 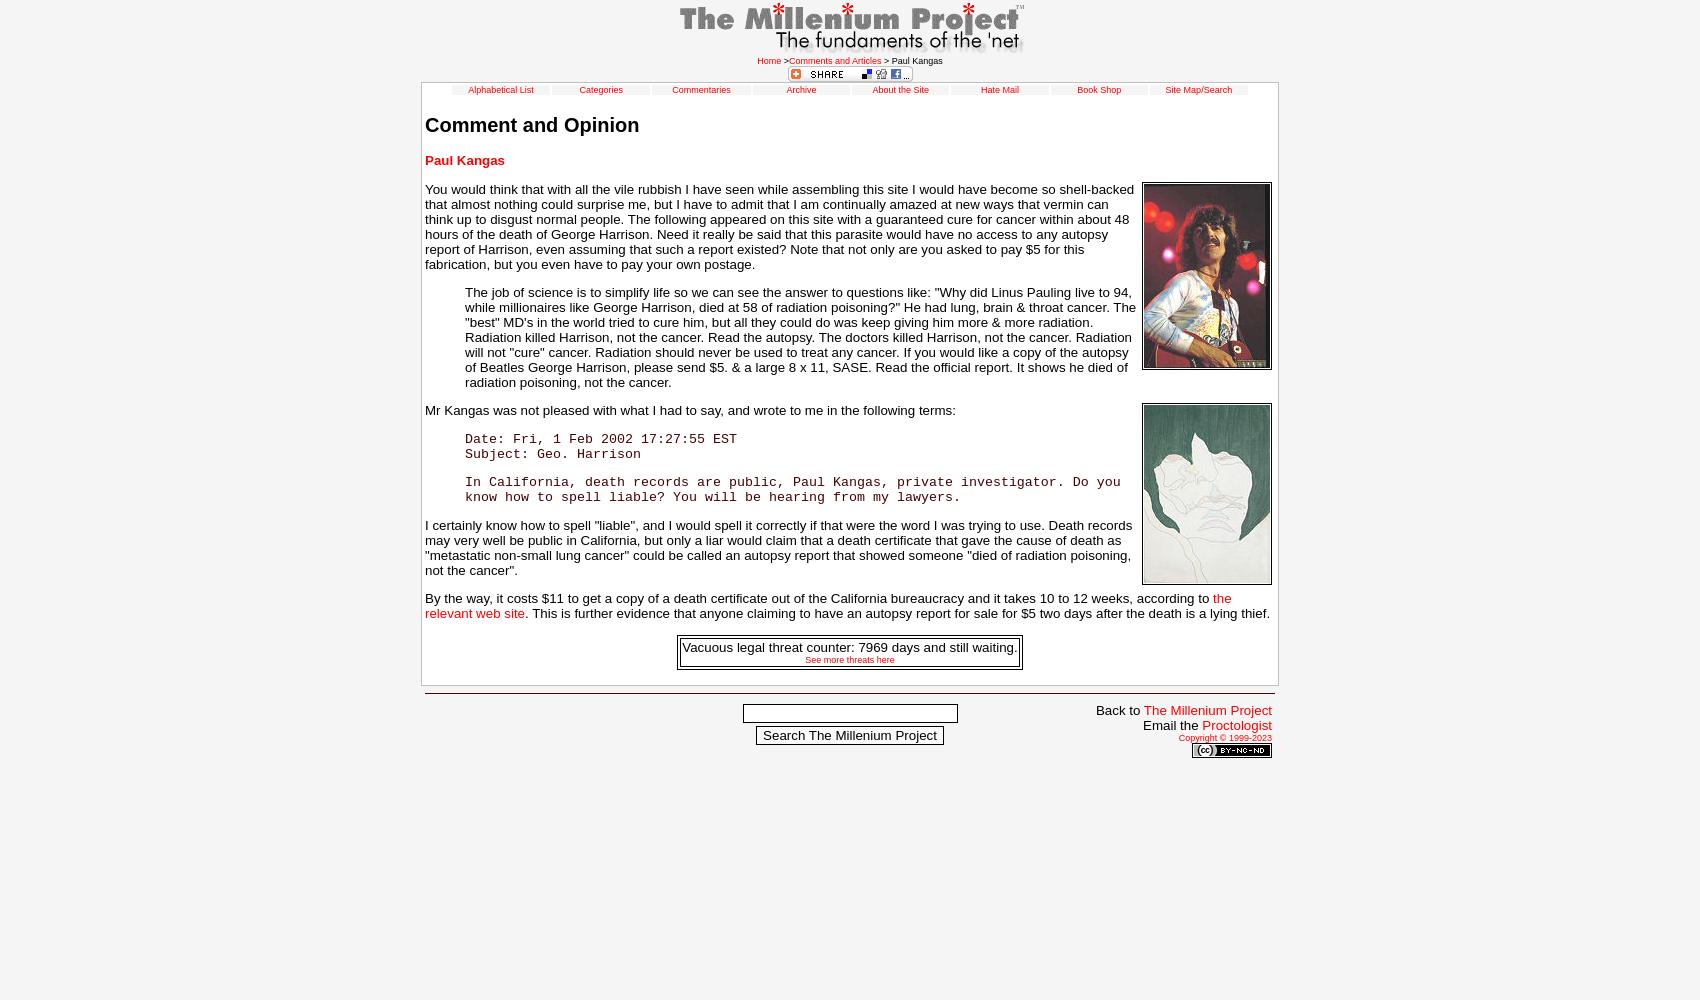 What do you see at coordinates (464, 160) in the screenshot?
I see `'Paul Kangas'` at bounding box center [464, 160].